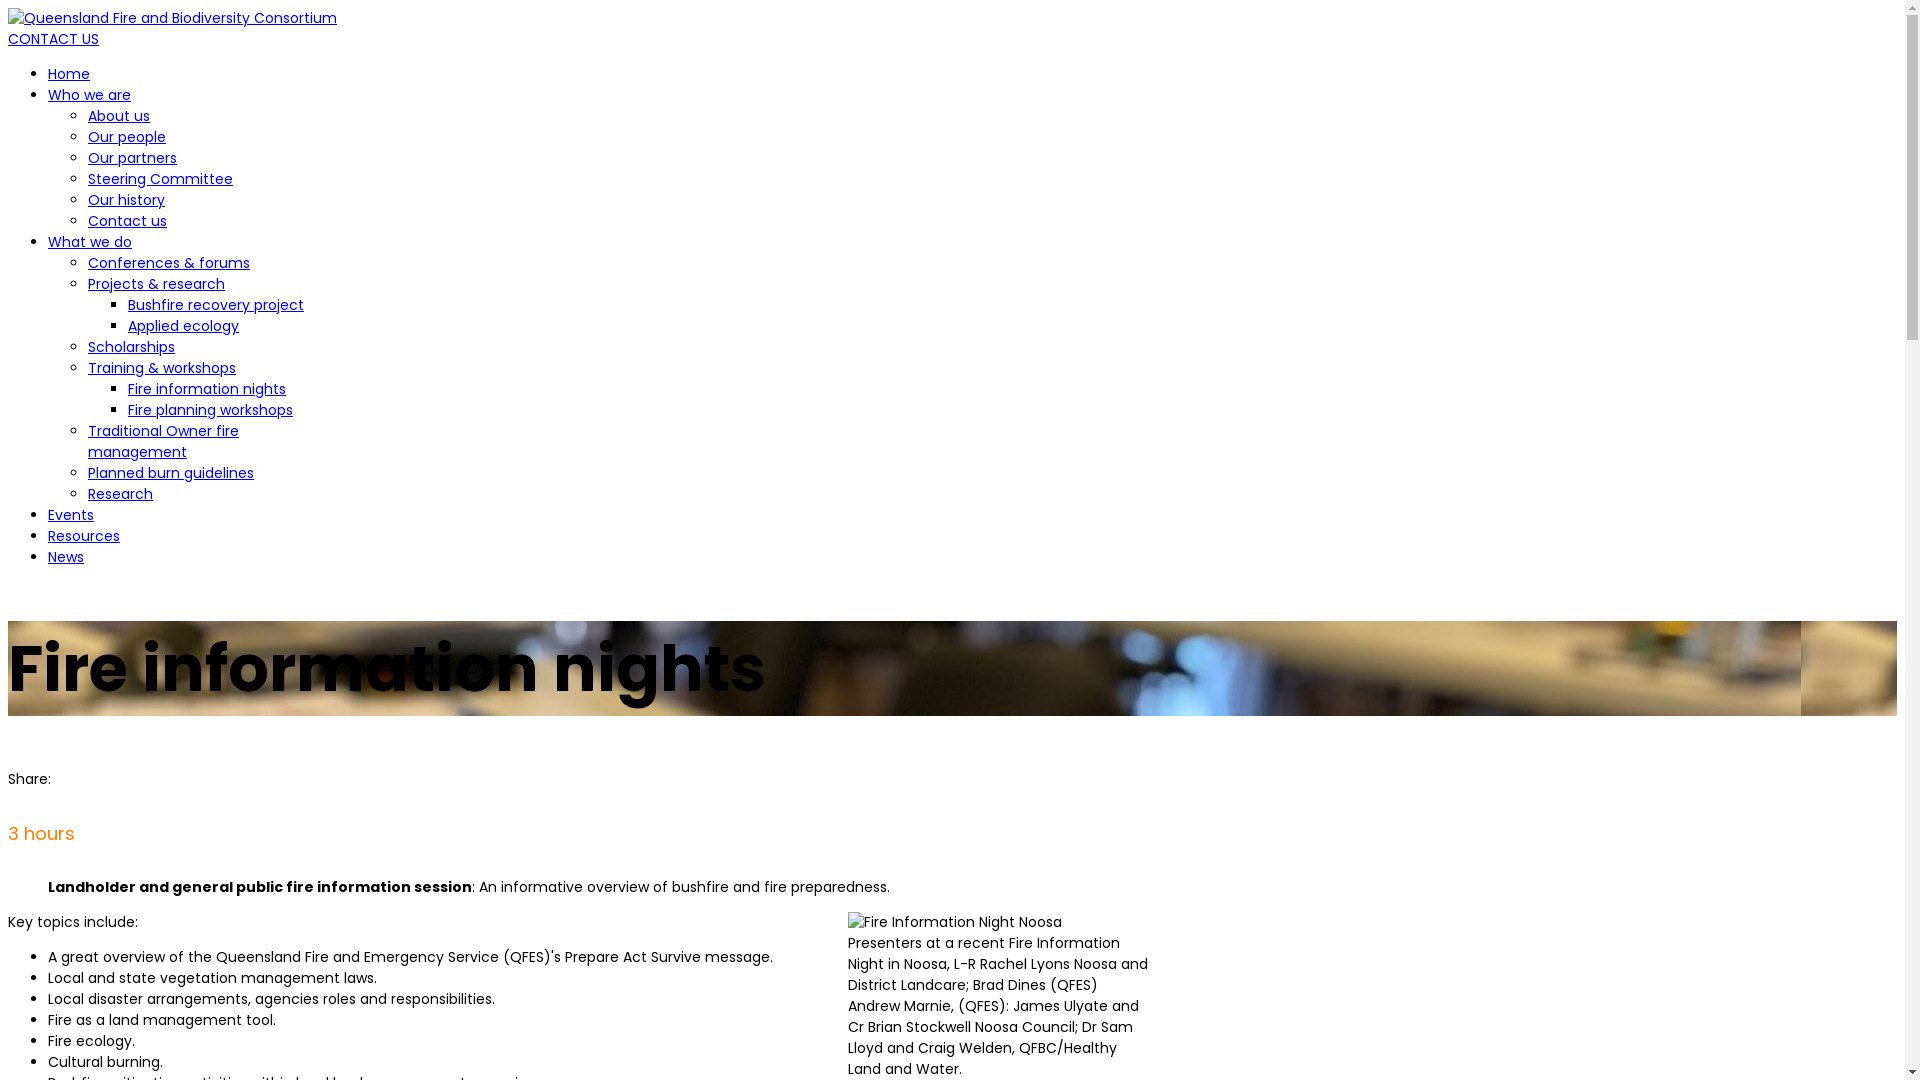 This screenshot has width=1920, height=1080. I want to click on 'Our partners', so click(131, 157).